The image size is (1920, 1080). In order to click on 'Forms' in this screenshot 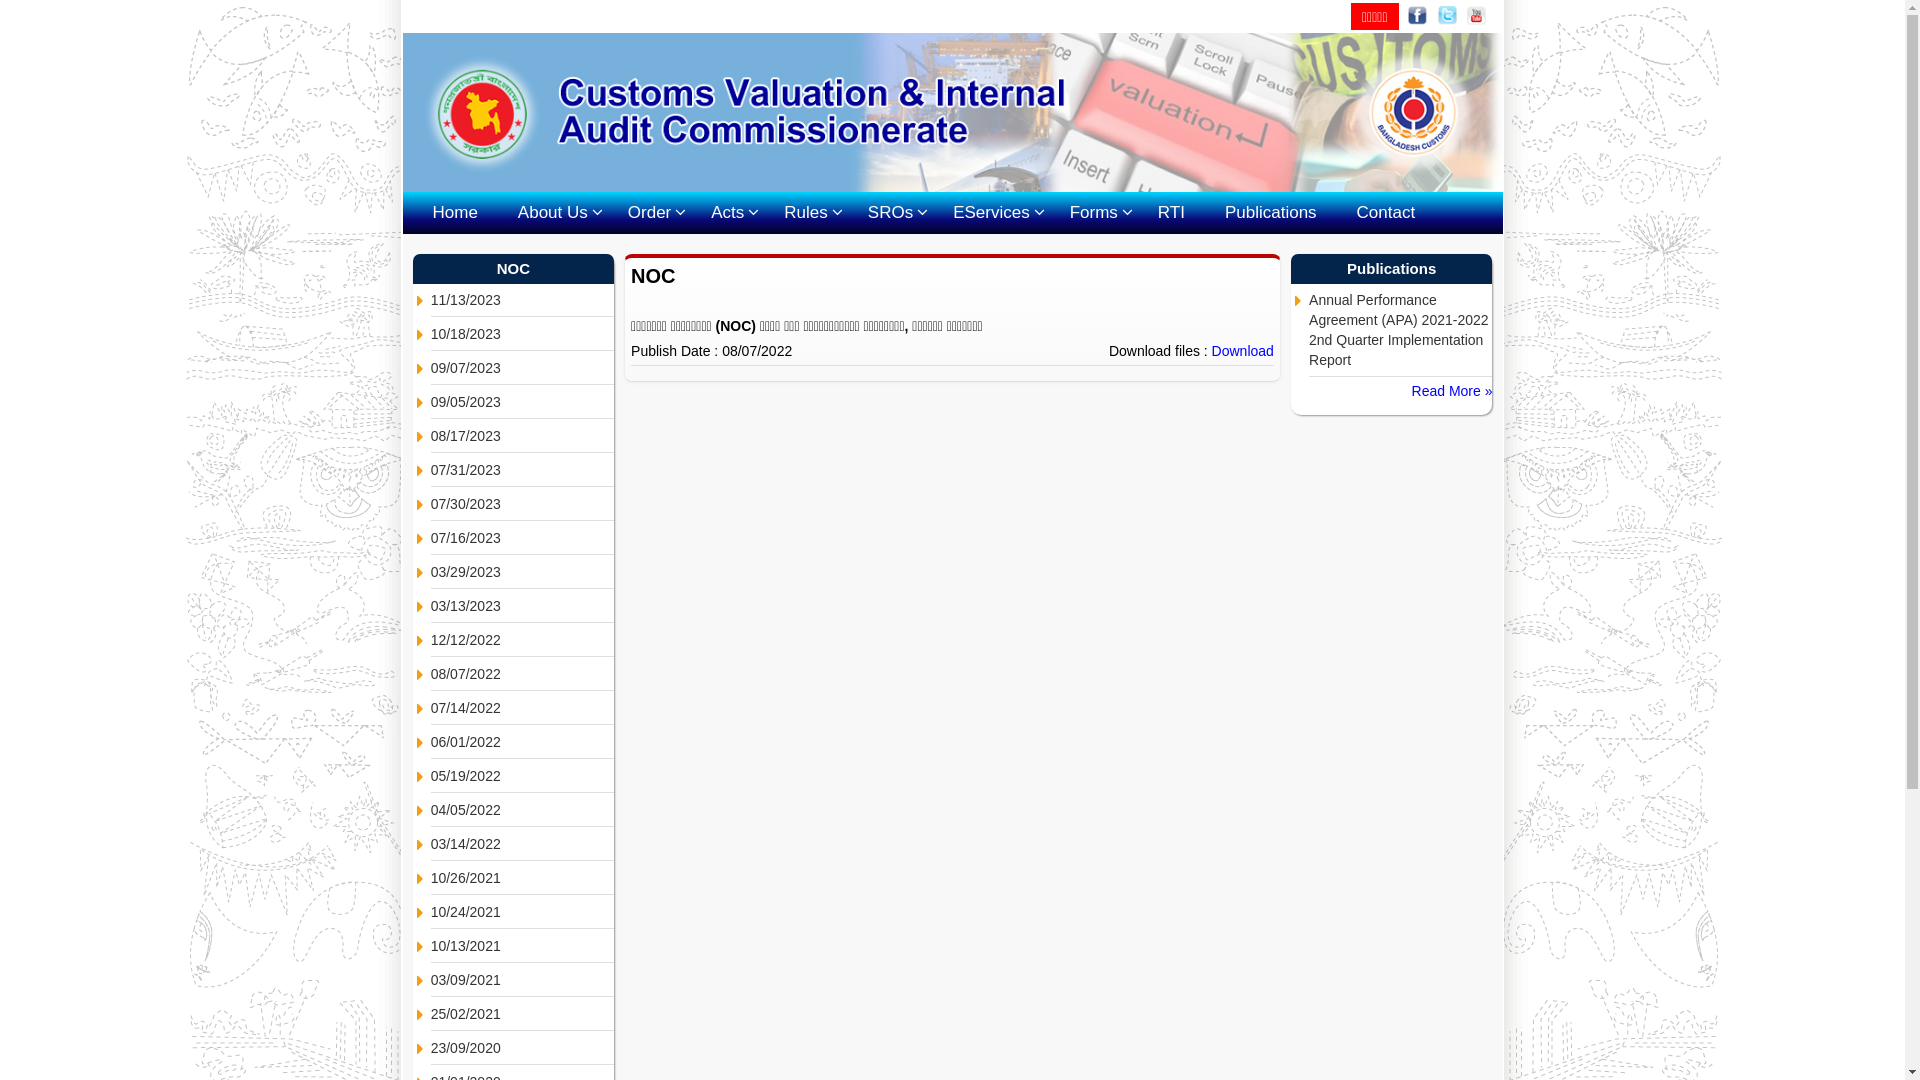, I will do `click(1093, 212)`.